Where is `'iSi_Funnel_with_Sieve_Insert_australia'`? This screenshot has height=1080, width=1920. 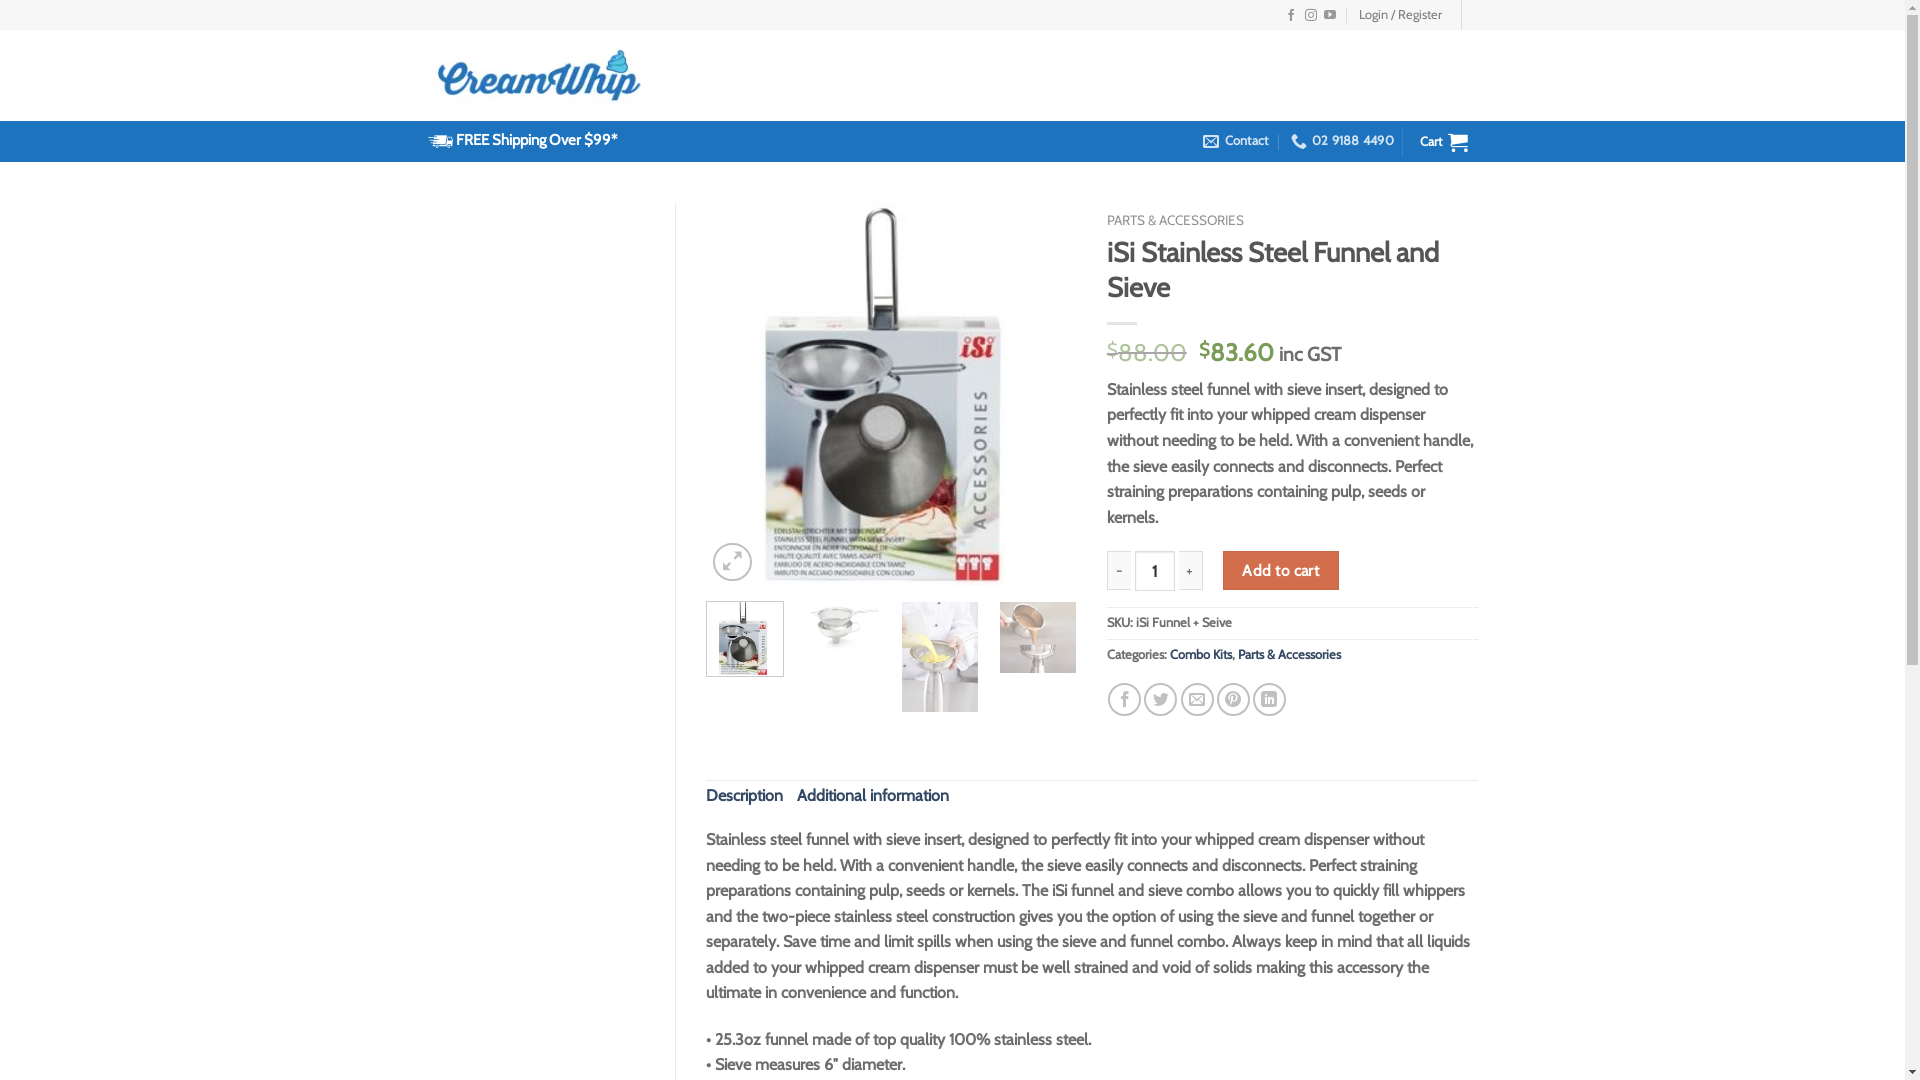
'iSi_Funnel_with_Sieve_Insert_australia' is located at coordinates (890, 393).